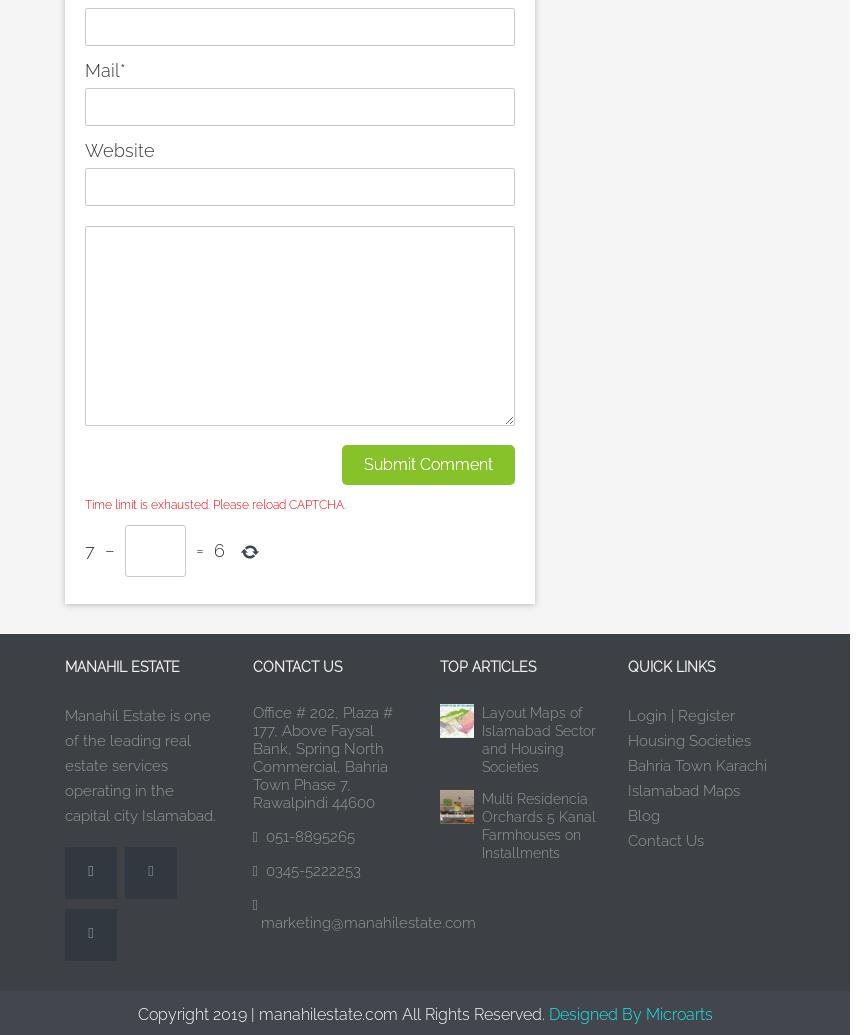 The width and height of the screenshot is (865, 1035). What do you see at coordinates (677, 715) in the screenshot?
I see `'Register'` at bounding box center [677, 715].